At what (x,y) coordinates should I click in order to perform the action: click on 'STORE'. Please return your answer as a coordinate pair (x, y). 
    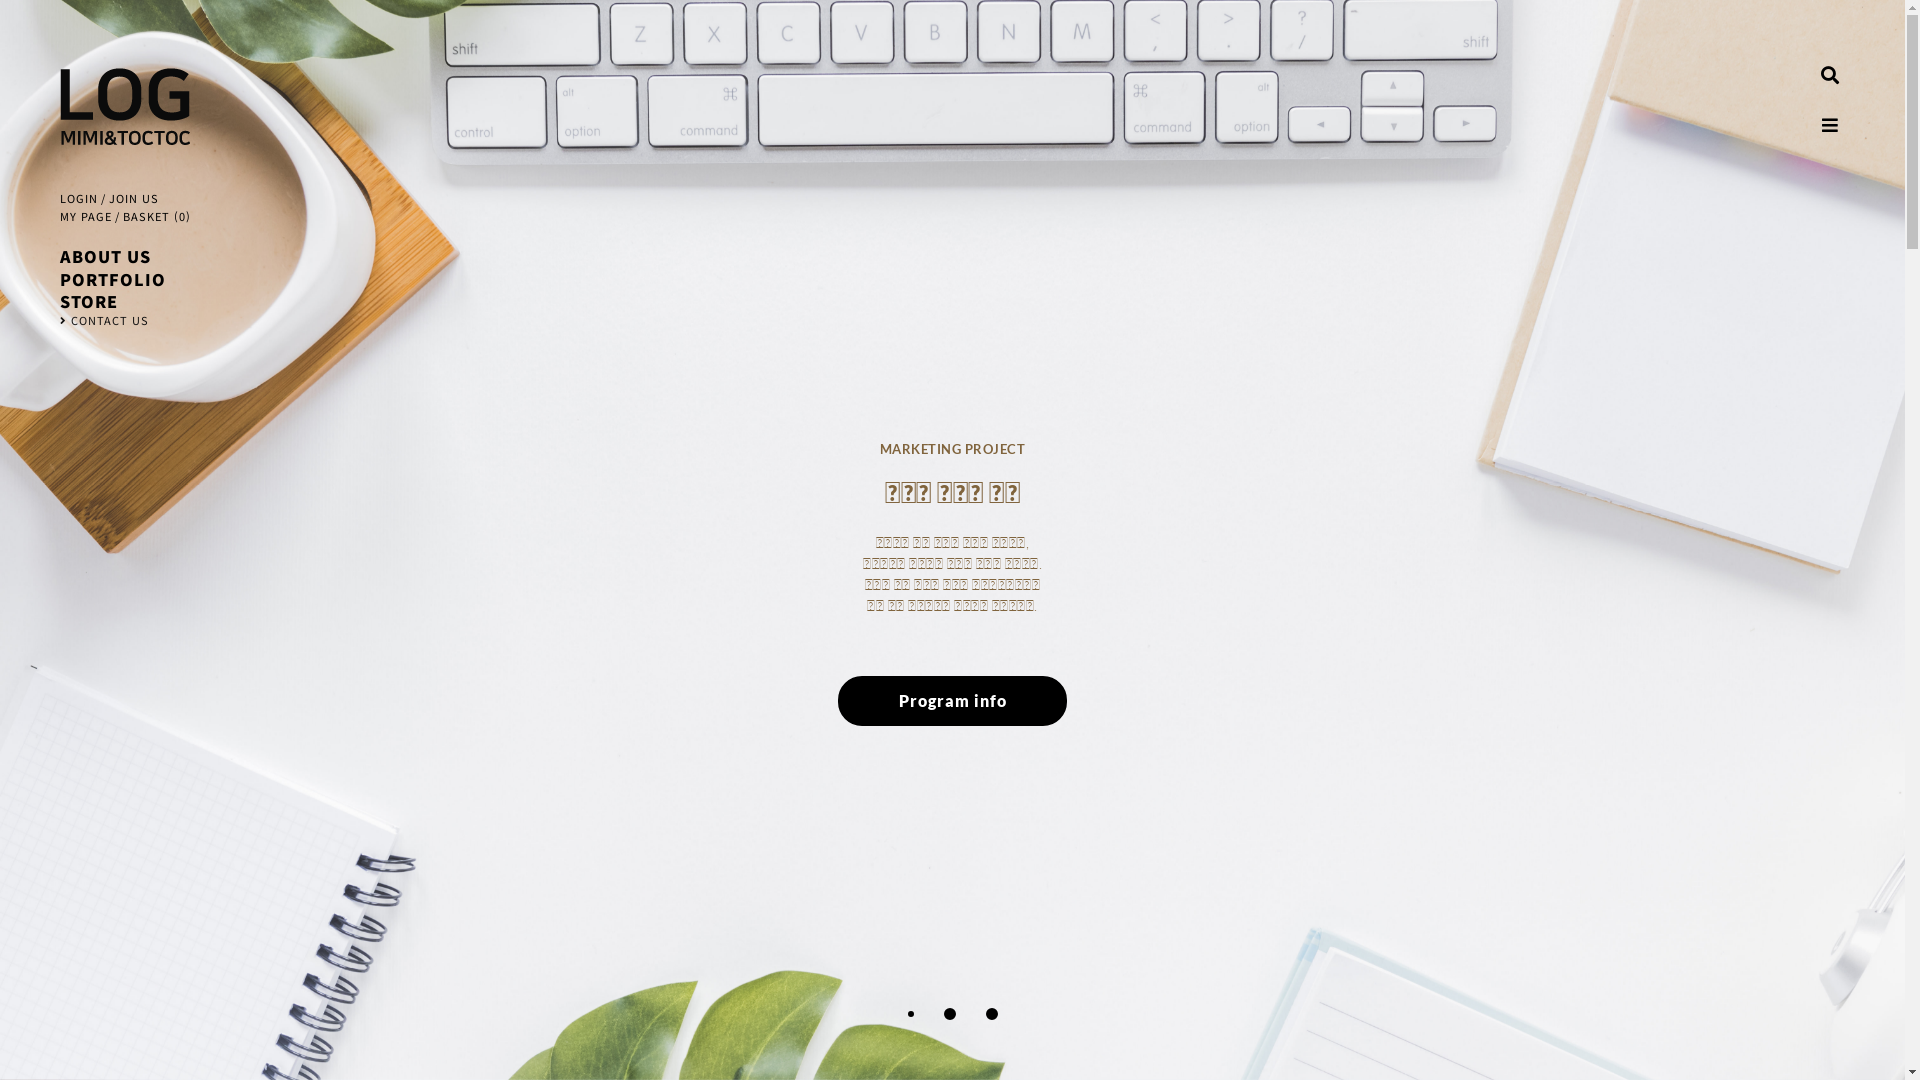
    Looking at the image, I should click on (59, 300).